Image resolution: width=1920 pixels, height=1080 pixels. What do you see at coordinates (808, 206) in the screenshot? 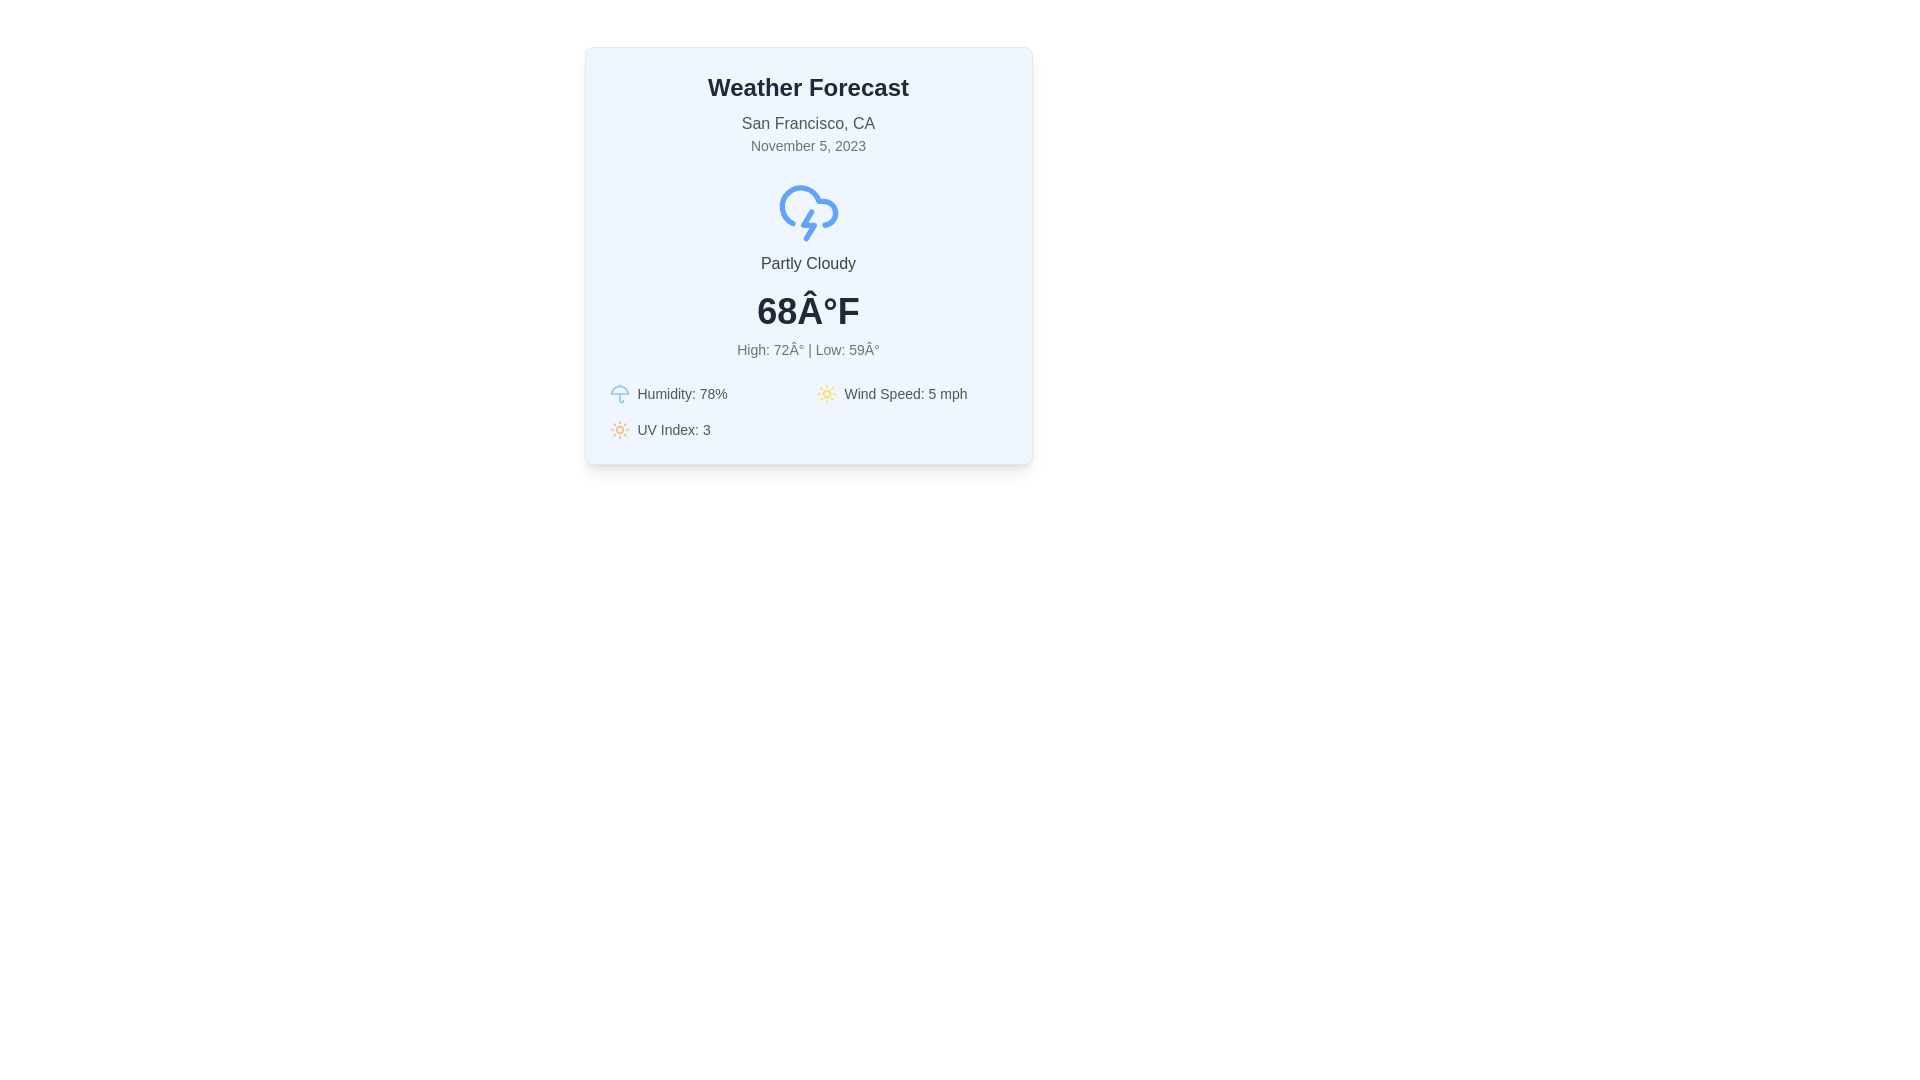
I see `the upper portion of the cloud in the cloud and lightning icon, which is styled with a blue stroke and no fill, located in the weather forecast card` at bounding box center [808, 206].